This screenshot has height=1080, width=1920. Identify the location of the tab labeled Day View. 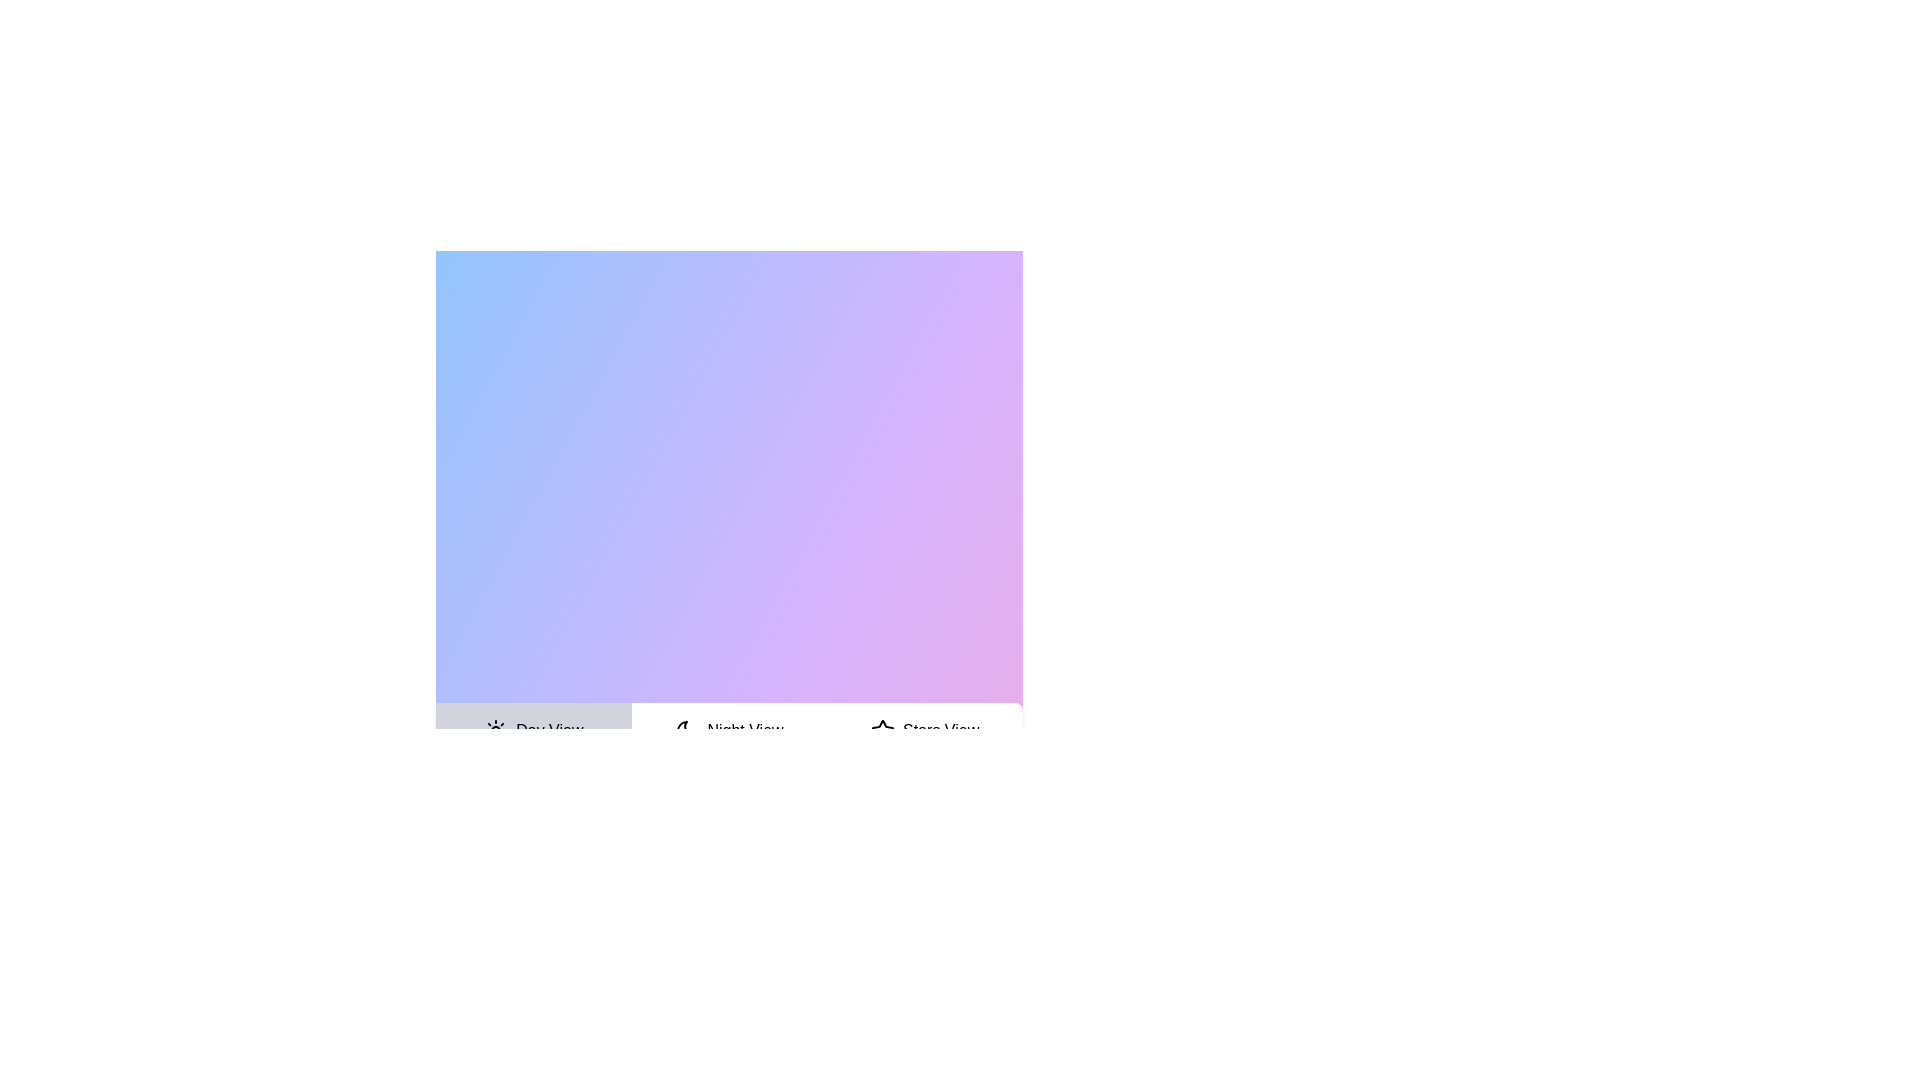
(533, 730).